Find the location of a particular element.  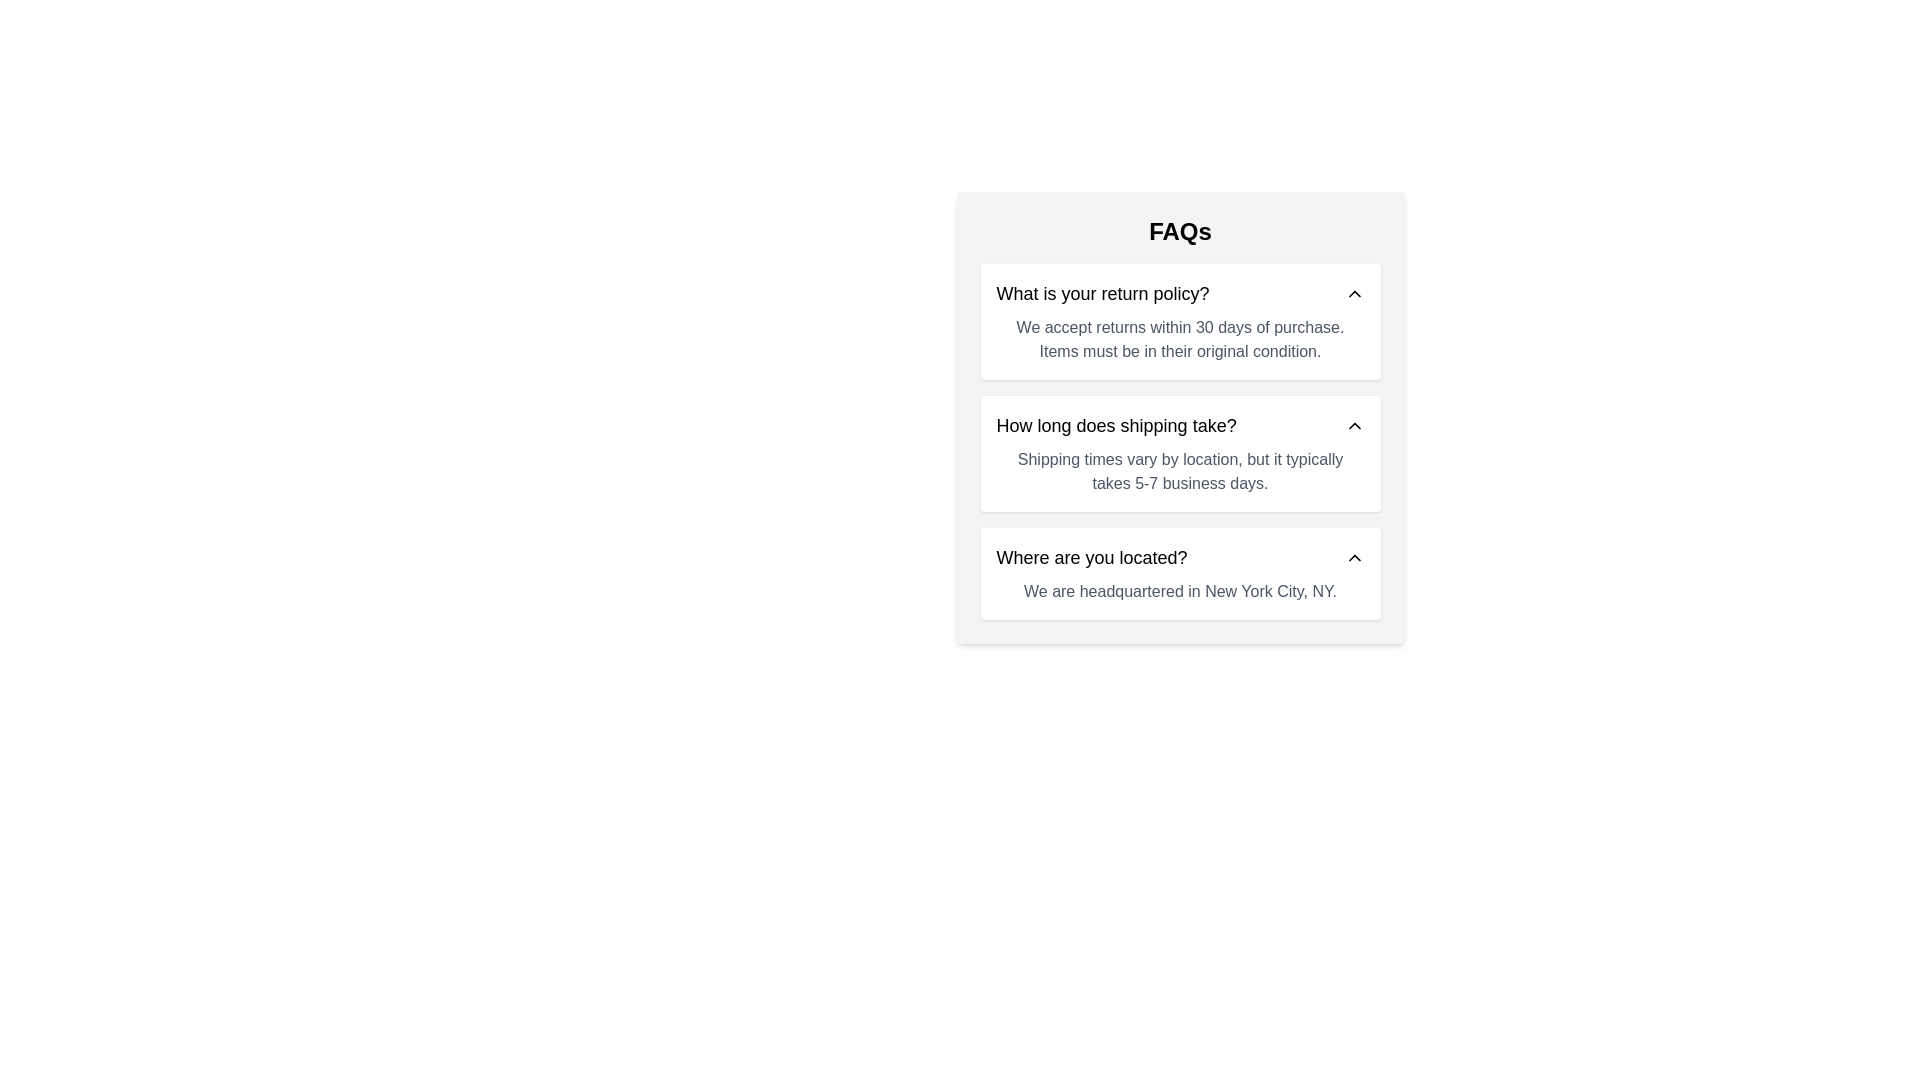

the informational text block providing supplementary information about shipping durations, located below the heading 'How long does shipping take?' in the FAQs interface is located at coordinates (1180, 471).